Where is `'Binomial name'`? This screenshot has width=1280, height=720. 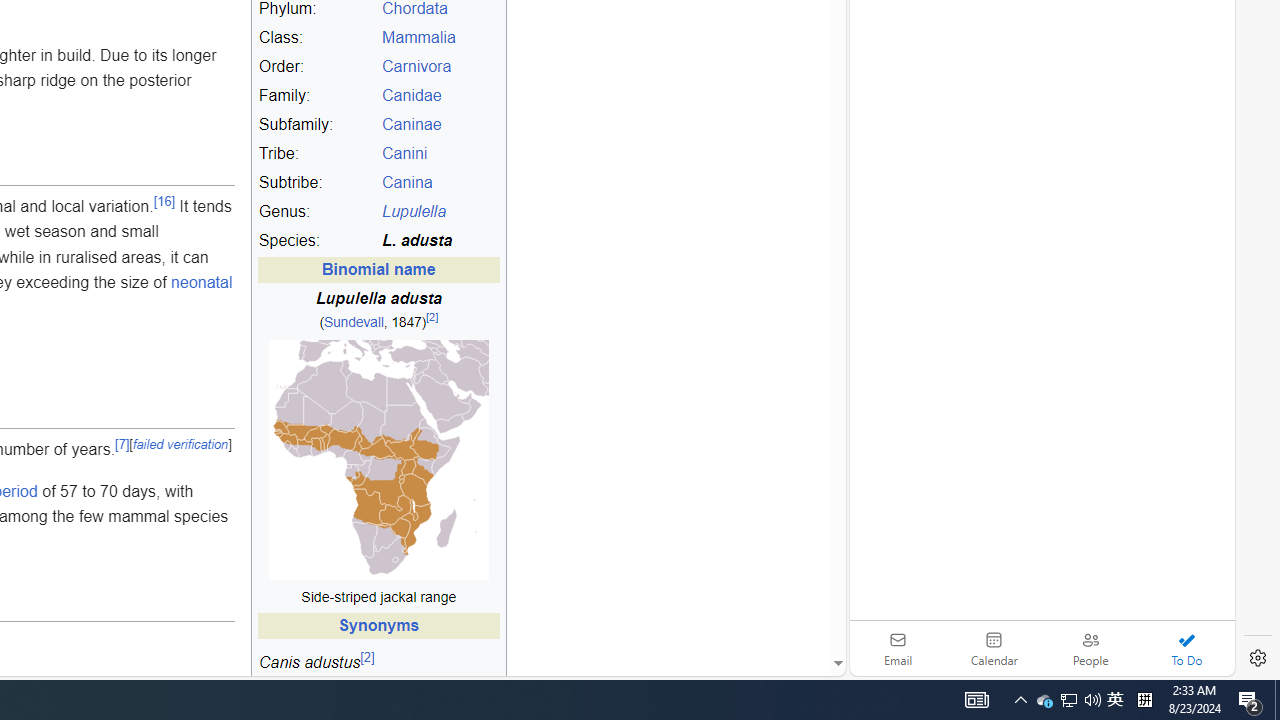
'Binomial name' is located at coordinates (378, 270).